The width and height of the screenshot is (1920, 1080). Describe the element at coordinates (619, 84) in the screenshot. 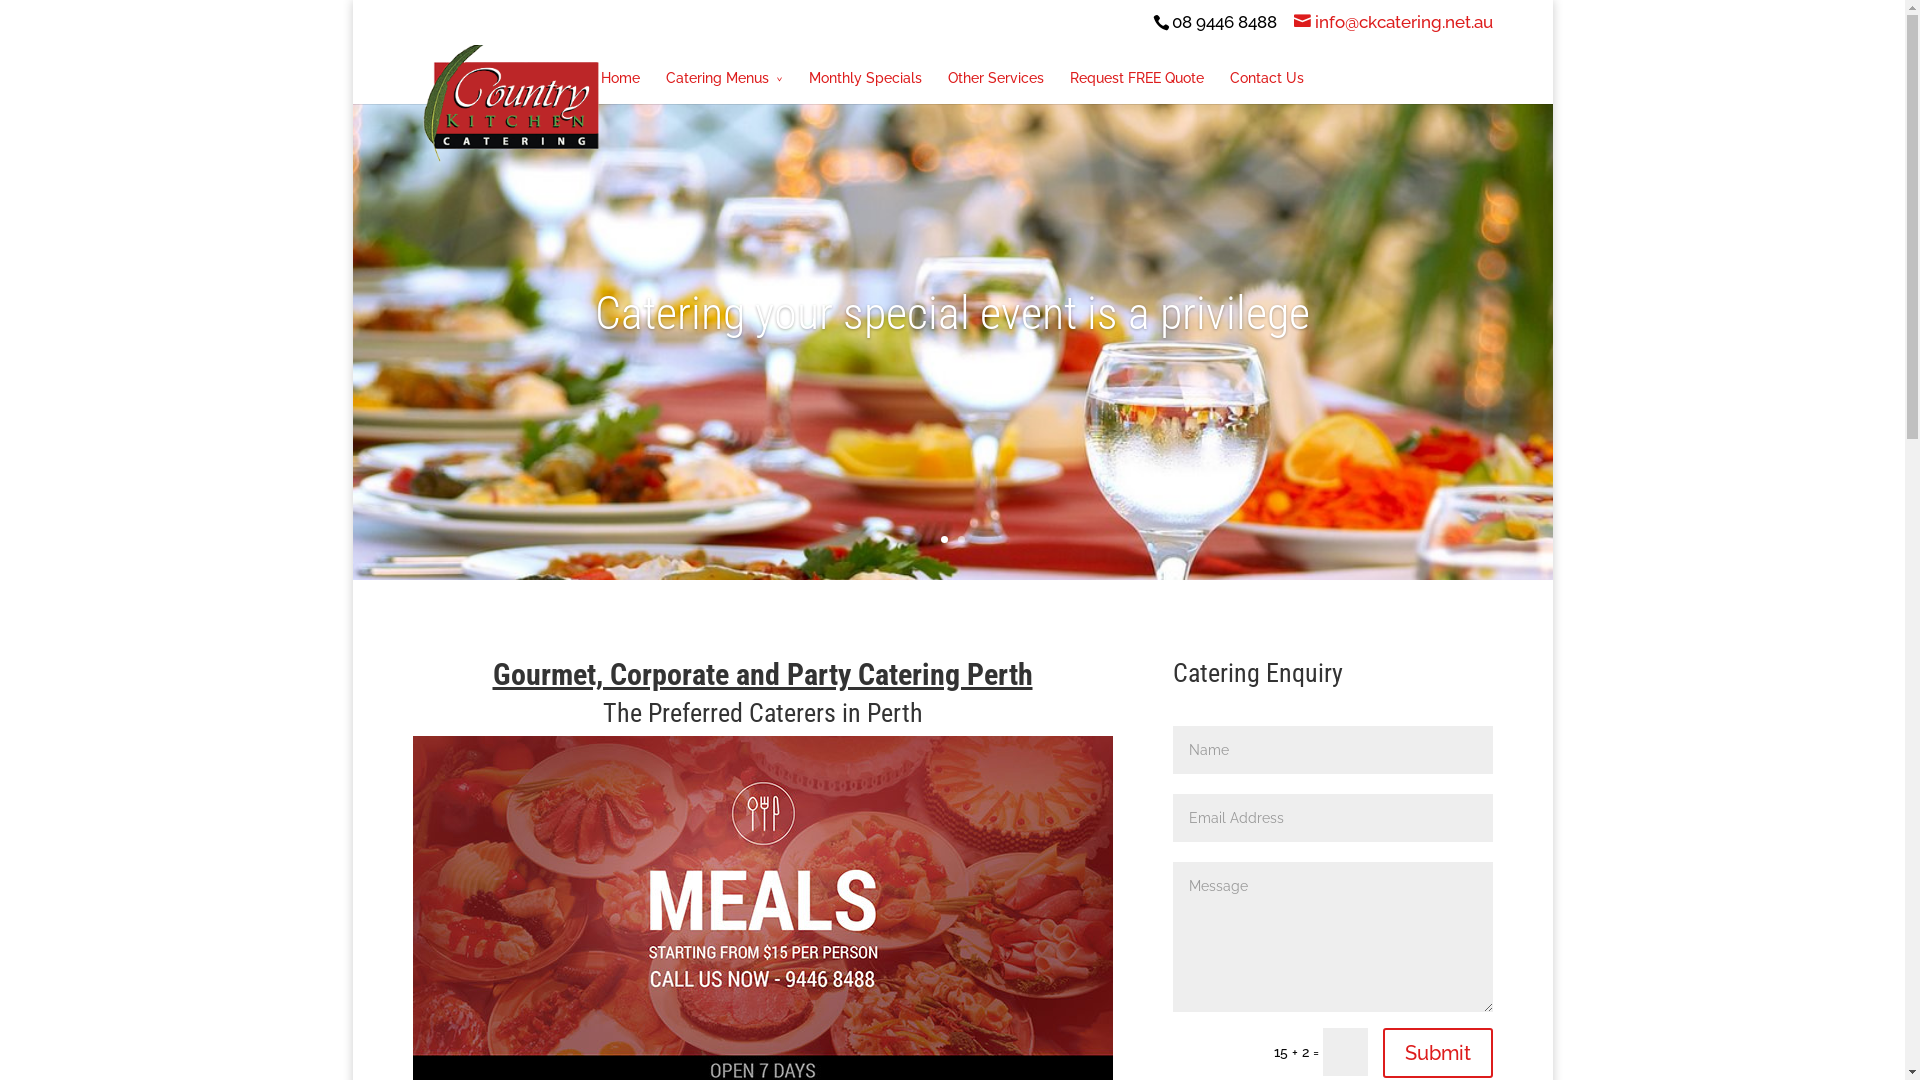

I see `'Home'` at that location.